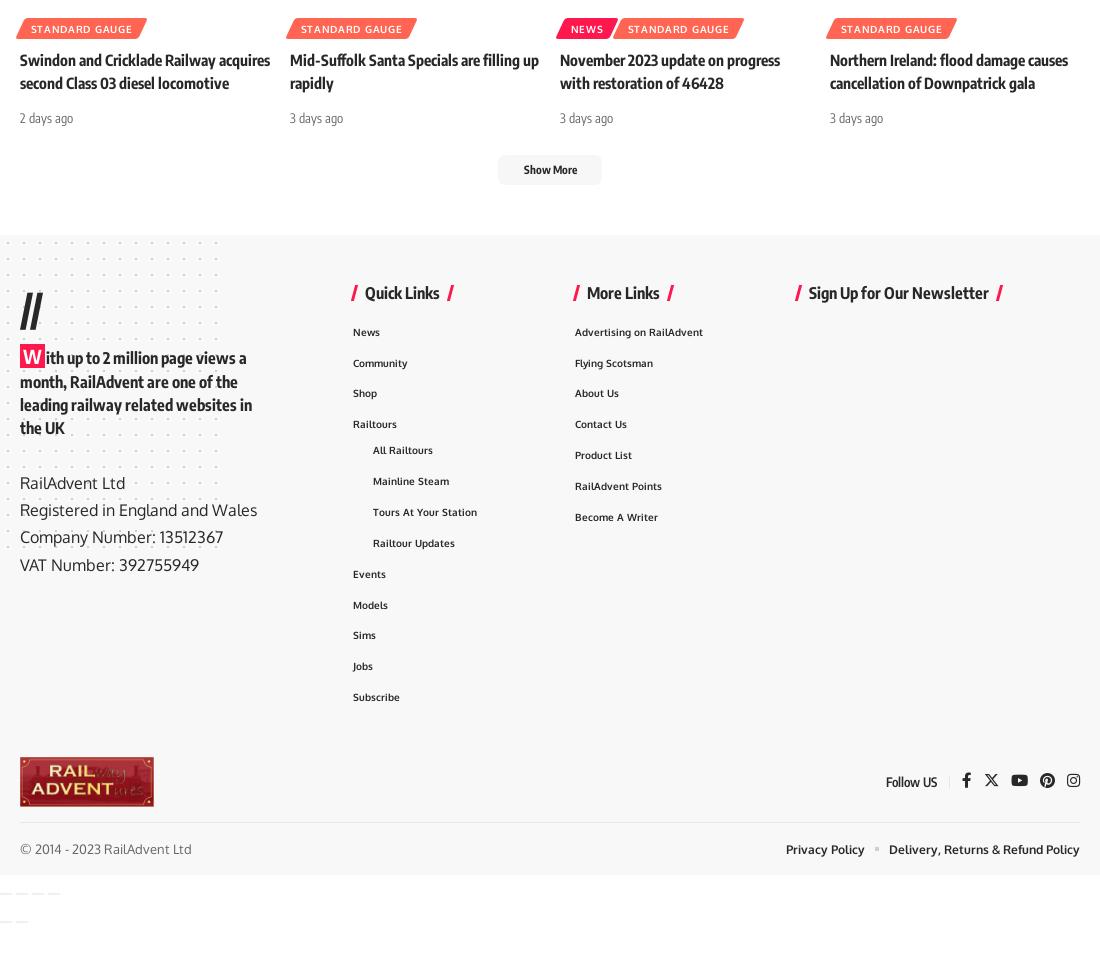 Image resolution: width=1100 pixels, height=980 pixels. I want to click on 'Mid-Suffolk Santa Specials are filling up rapidly', so click(409, 81).